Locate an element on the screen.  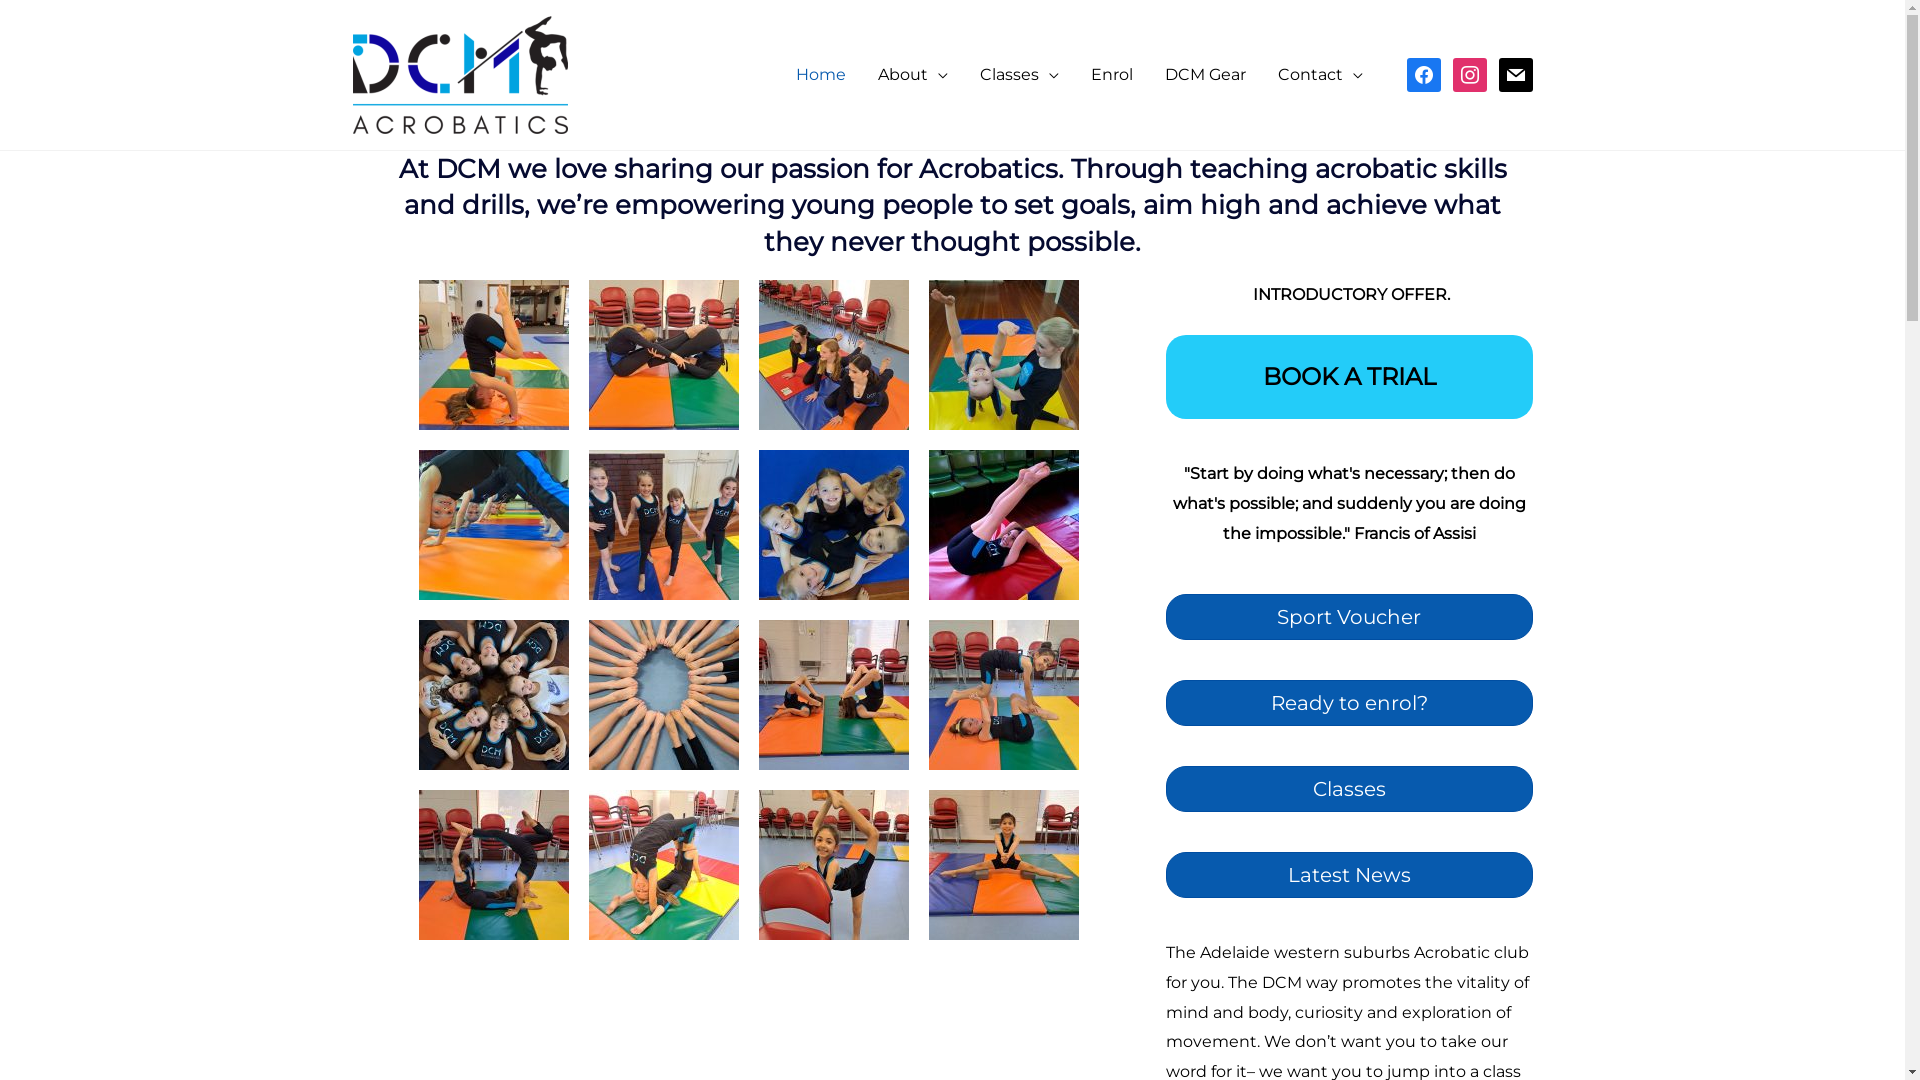
'DCM Gear' is located at coordinates (1203, 73).